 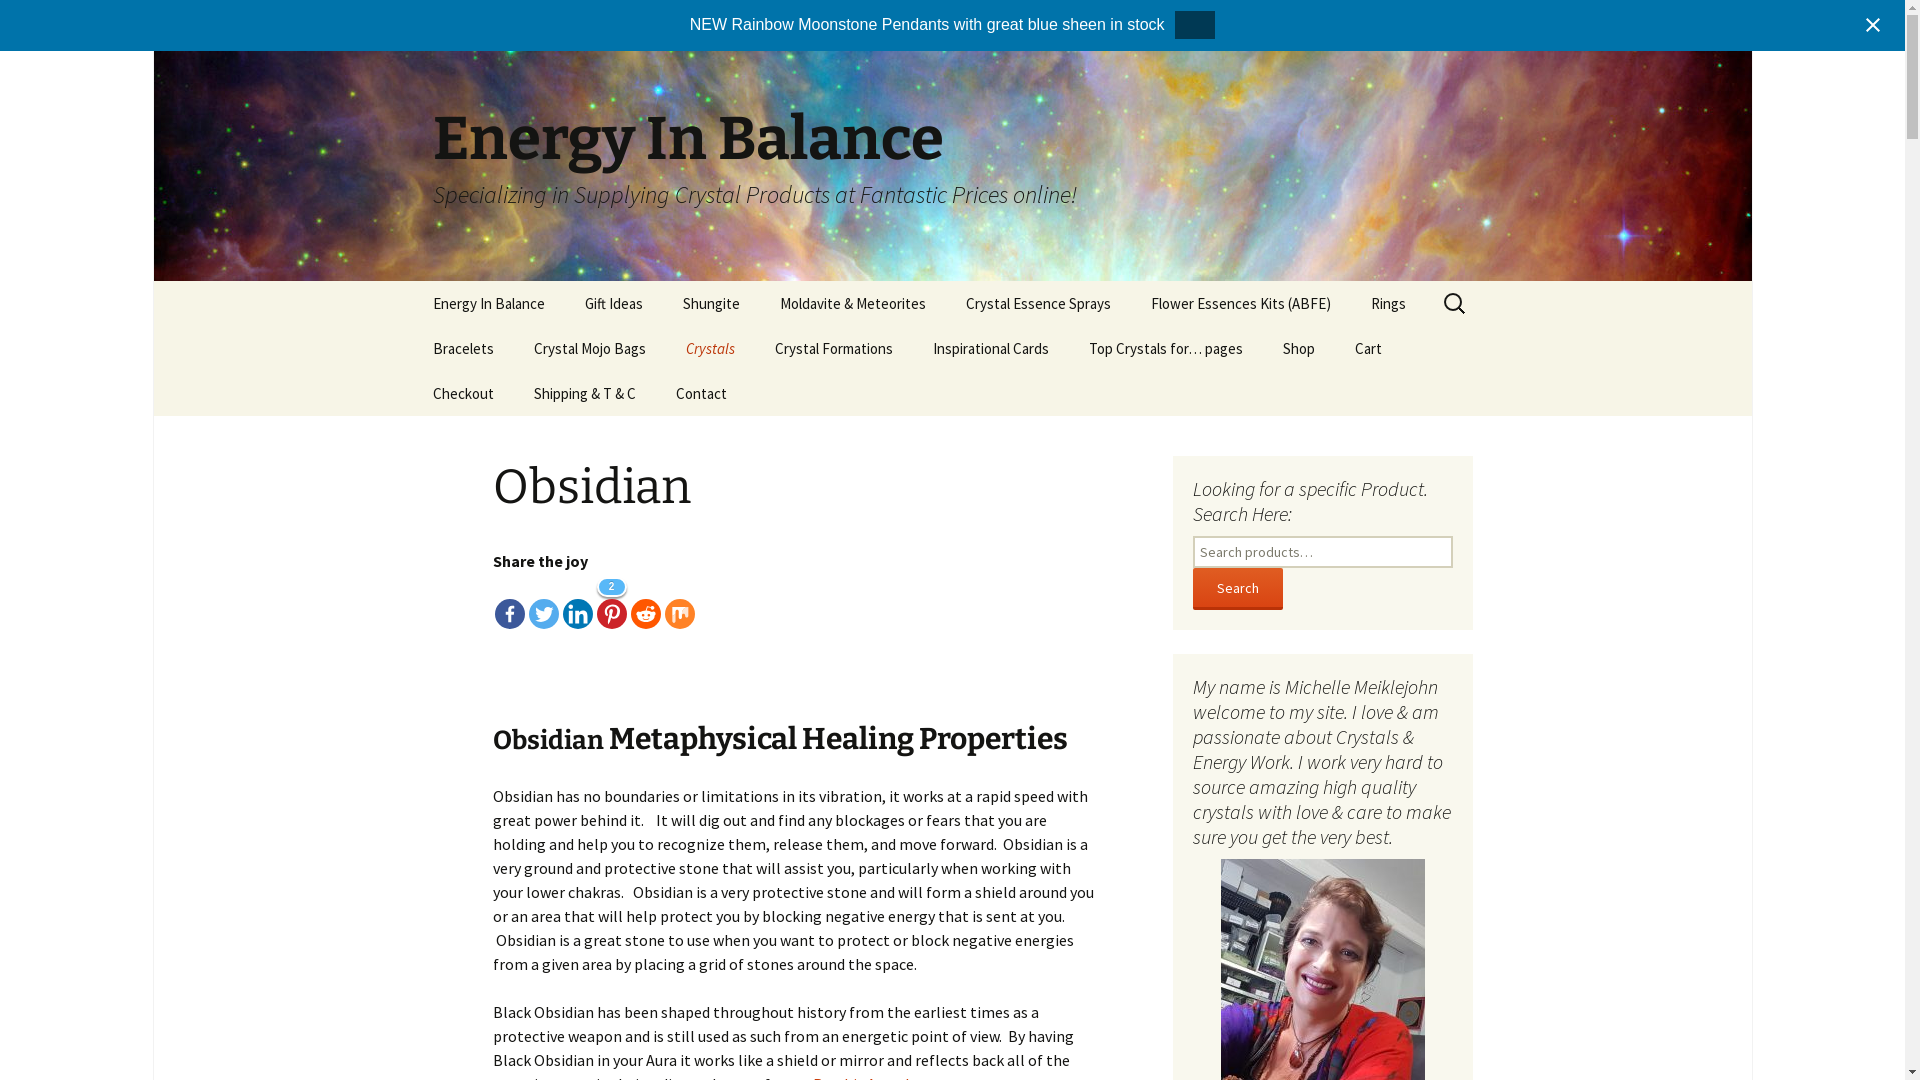 What do you see at coordinates (1366, 347) in the screenshot?
I see `'Cart'` at bounding box center [1366, 347].